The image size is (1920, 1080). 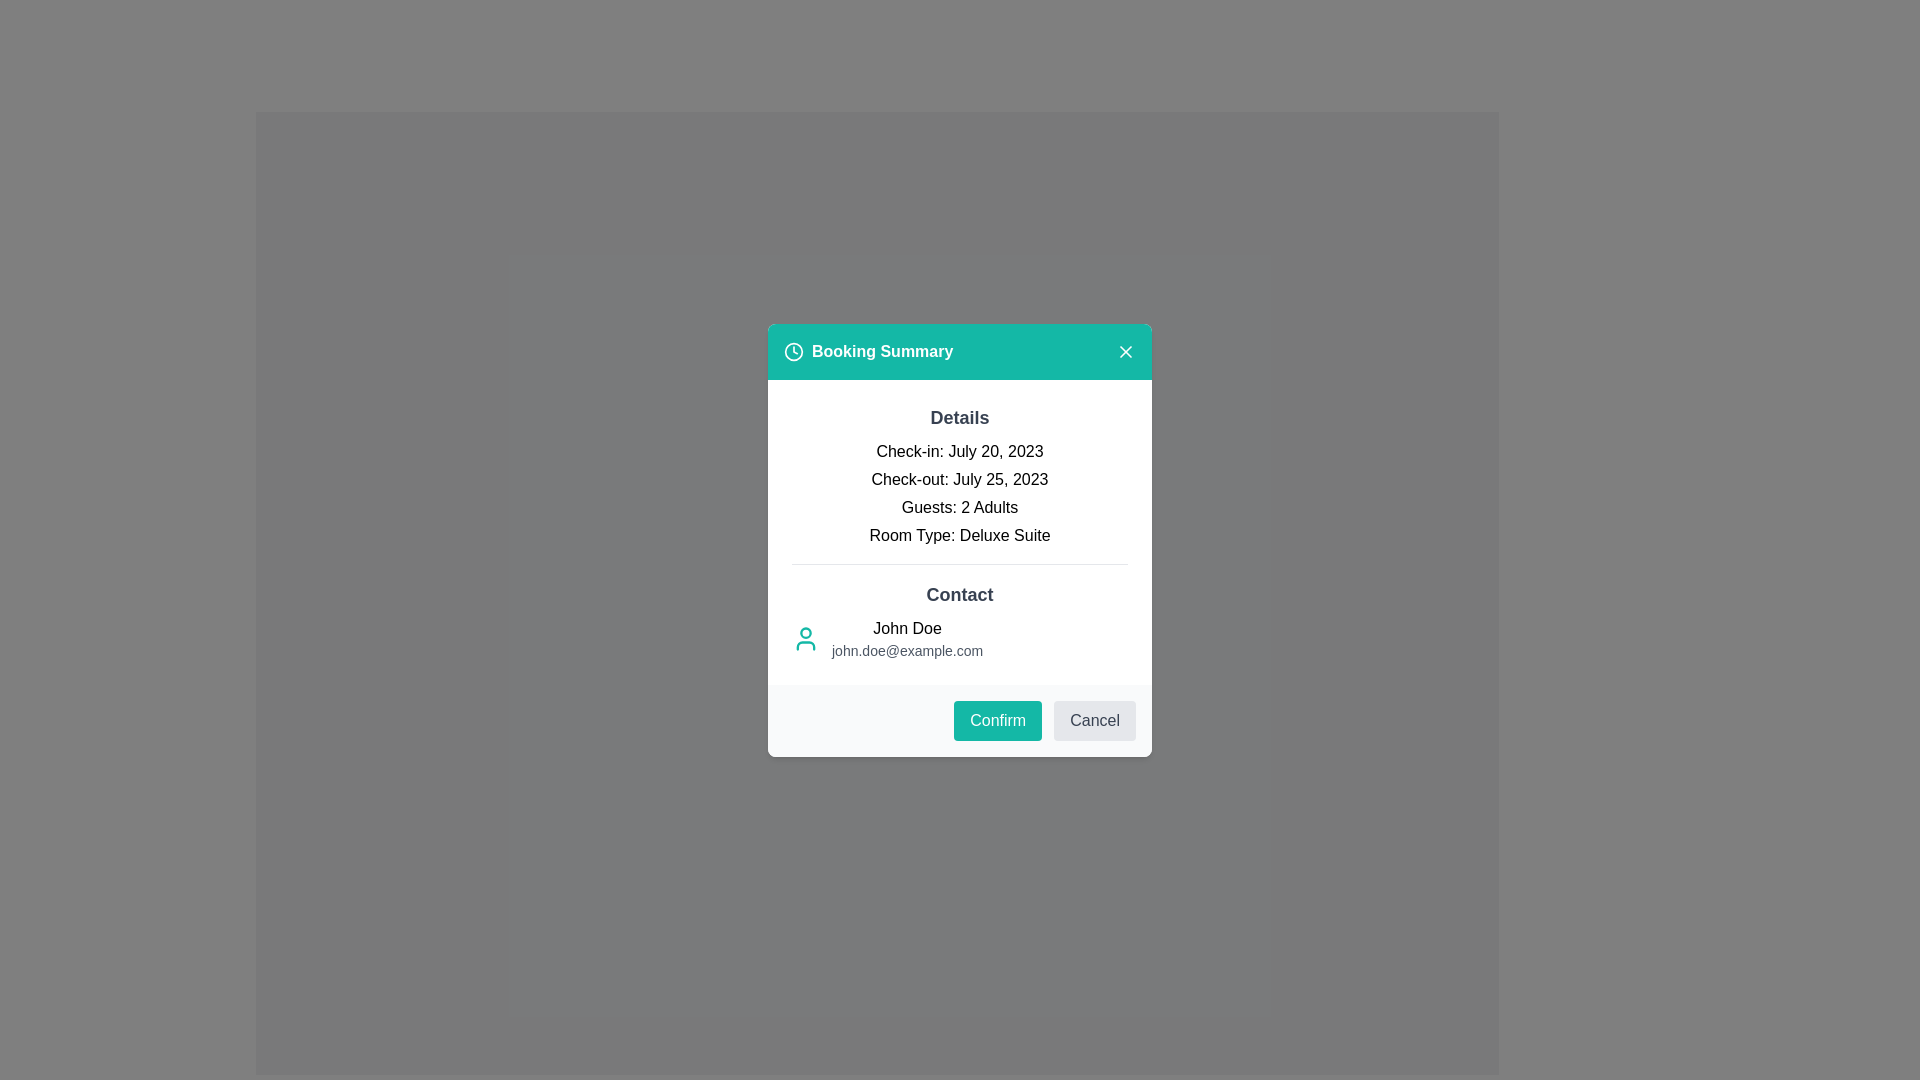 What do you see at coordinates (960, 720) in the screenshot?
I see `the 'Cancel' button, which is light gray with darker gray text, located at the bottom of the 'Booking Summary' dialog box` at bounding box center [960, 720].